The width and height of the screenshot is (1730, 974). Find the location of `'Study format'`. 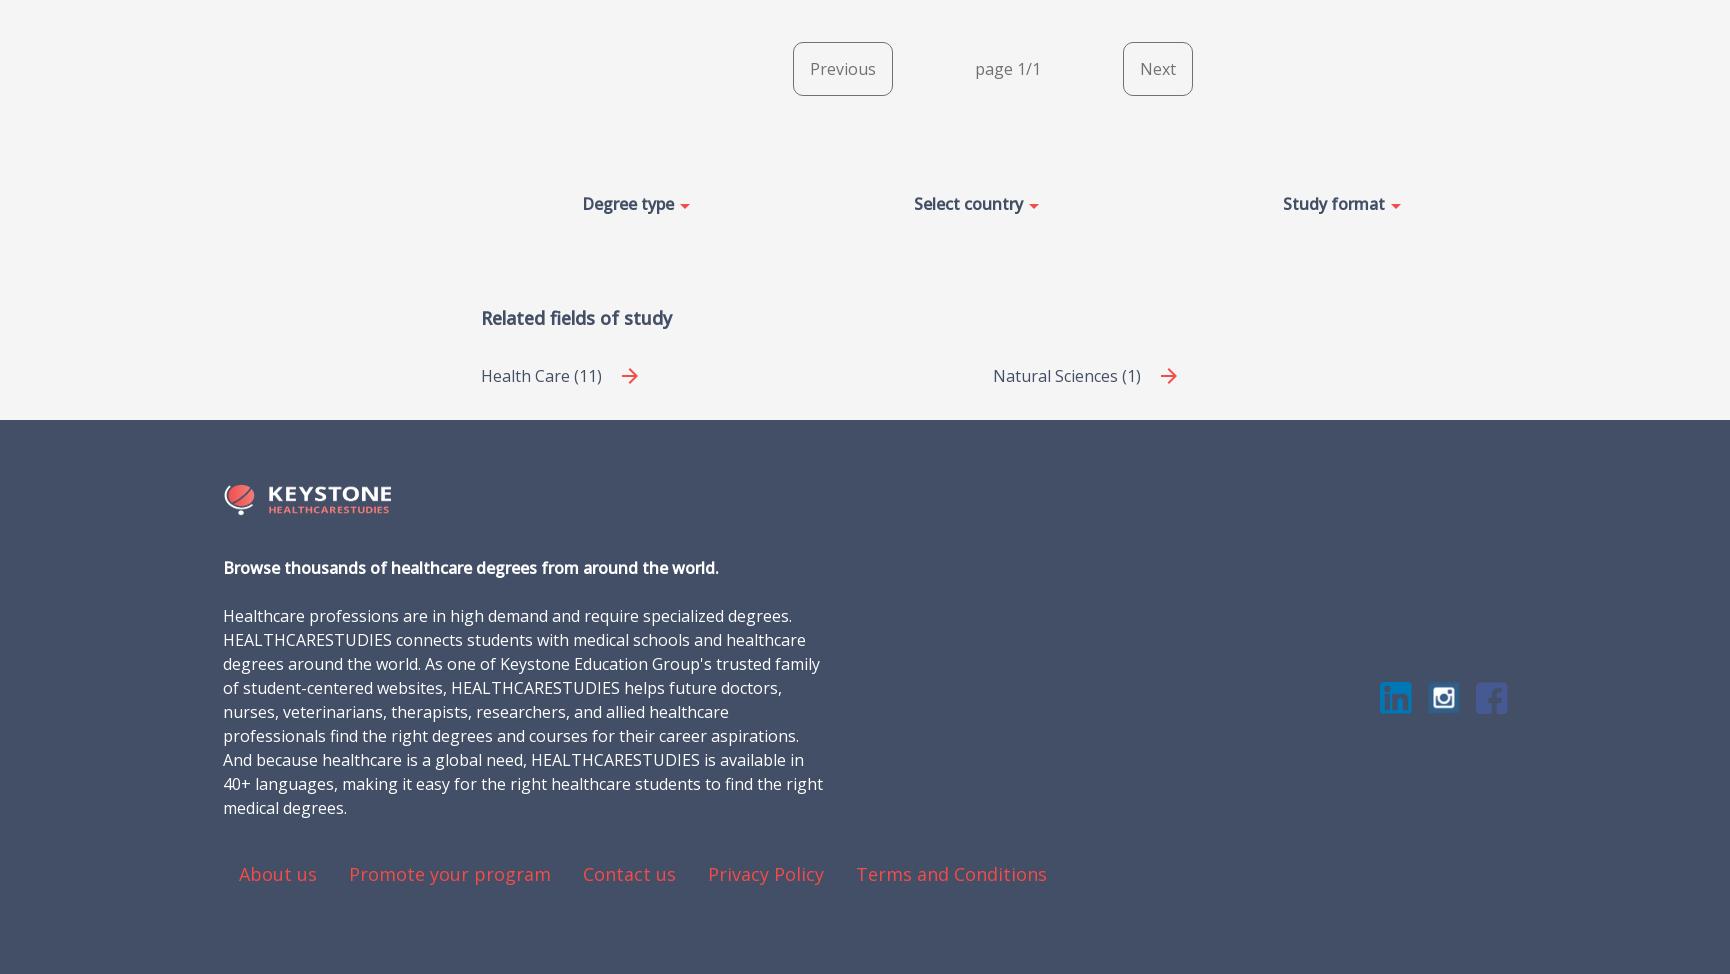

'Study format' is located at coordinates (1282, 202).